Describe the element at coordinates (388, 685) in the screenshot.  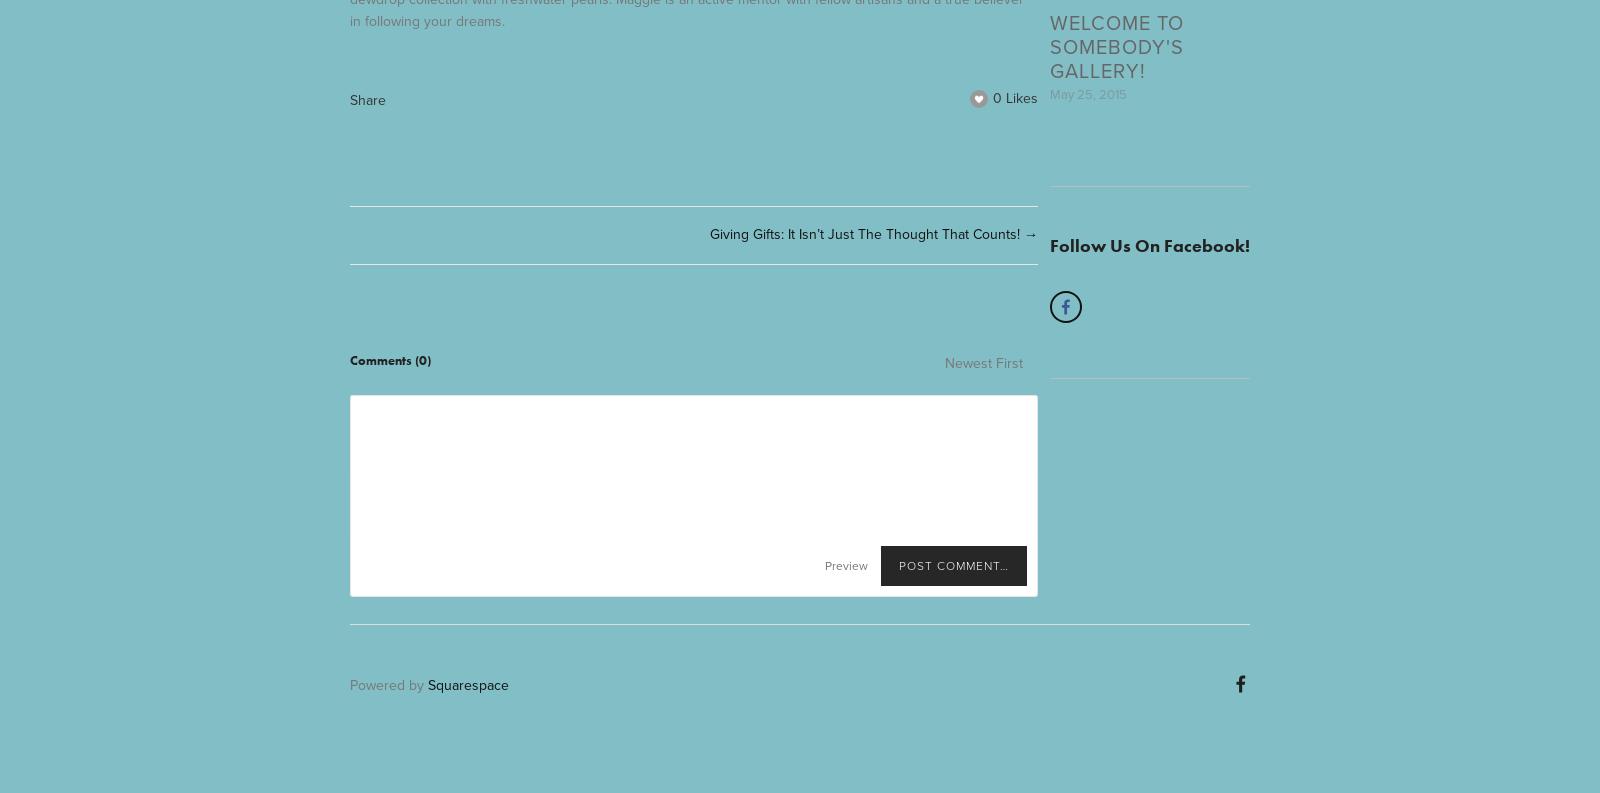
I see `'Powered by'` at that location.